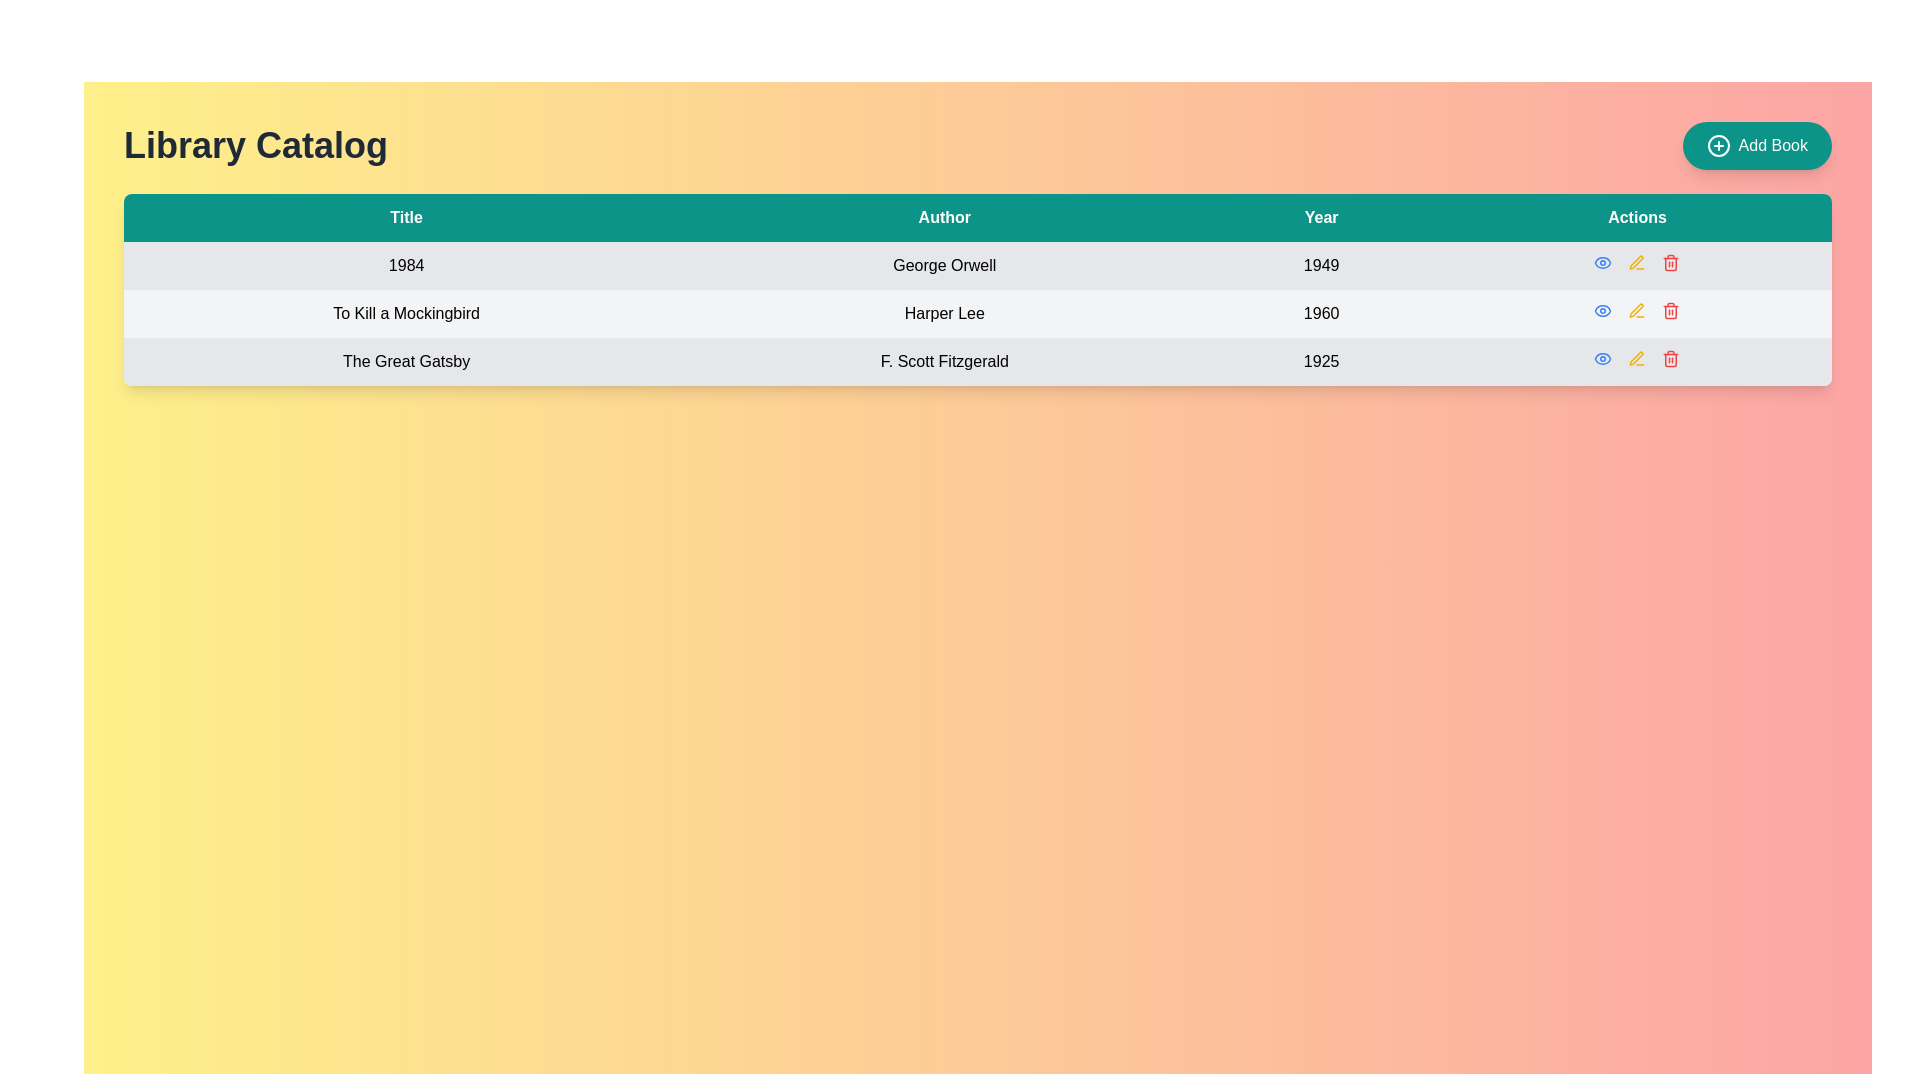  Describe the element at coordinates (405, 218) in the screenshot. I see `text 'Title' in the first table header cell, which is centered on a teal background and displayed in a bold white font` at that location.